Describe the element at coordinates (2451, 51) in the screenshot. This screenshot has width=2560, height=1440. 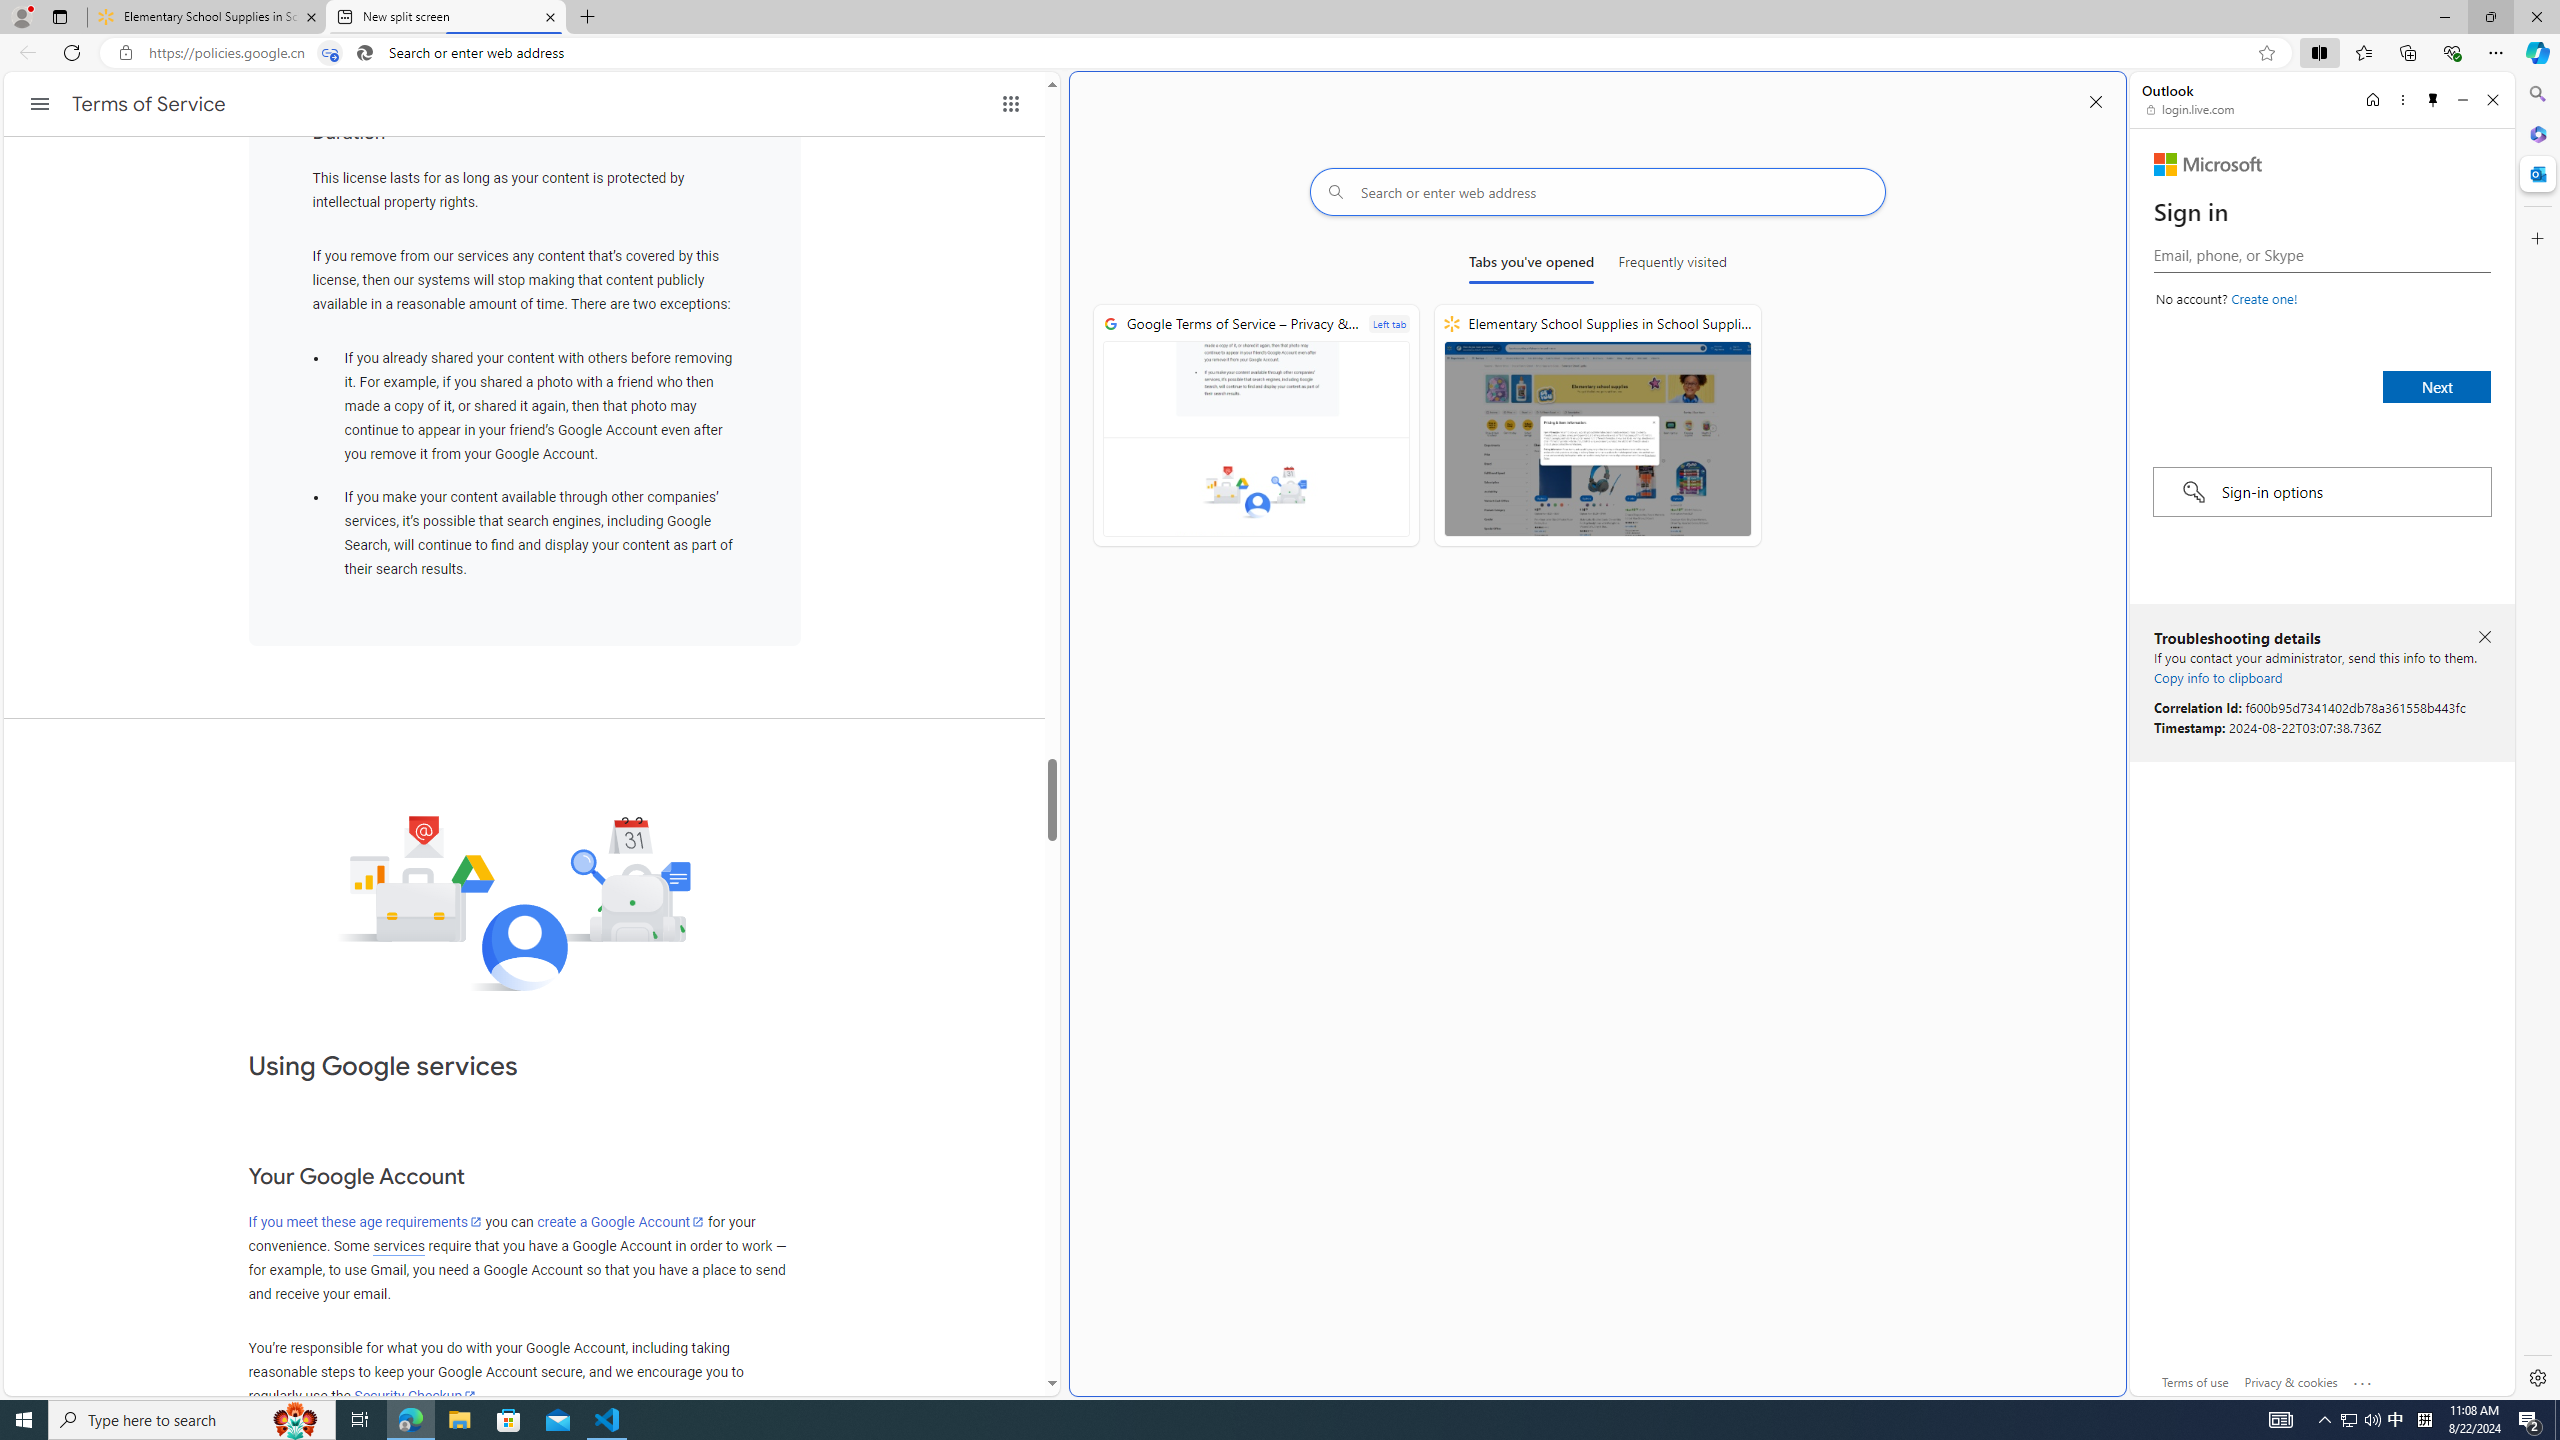
I see `'Browser essentials'` at that location.